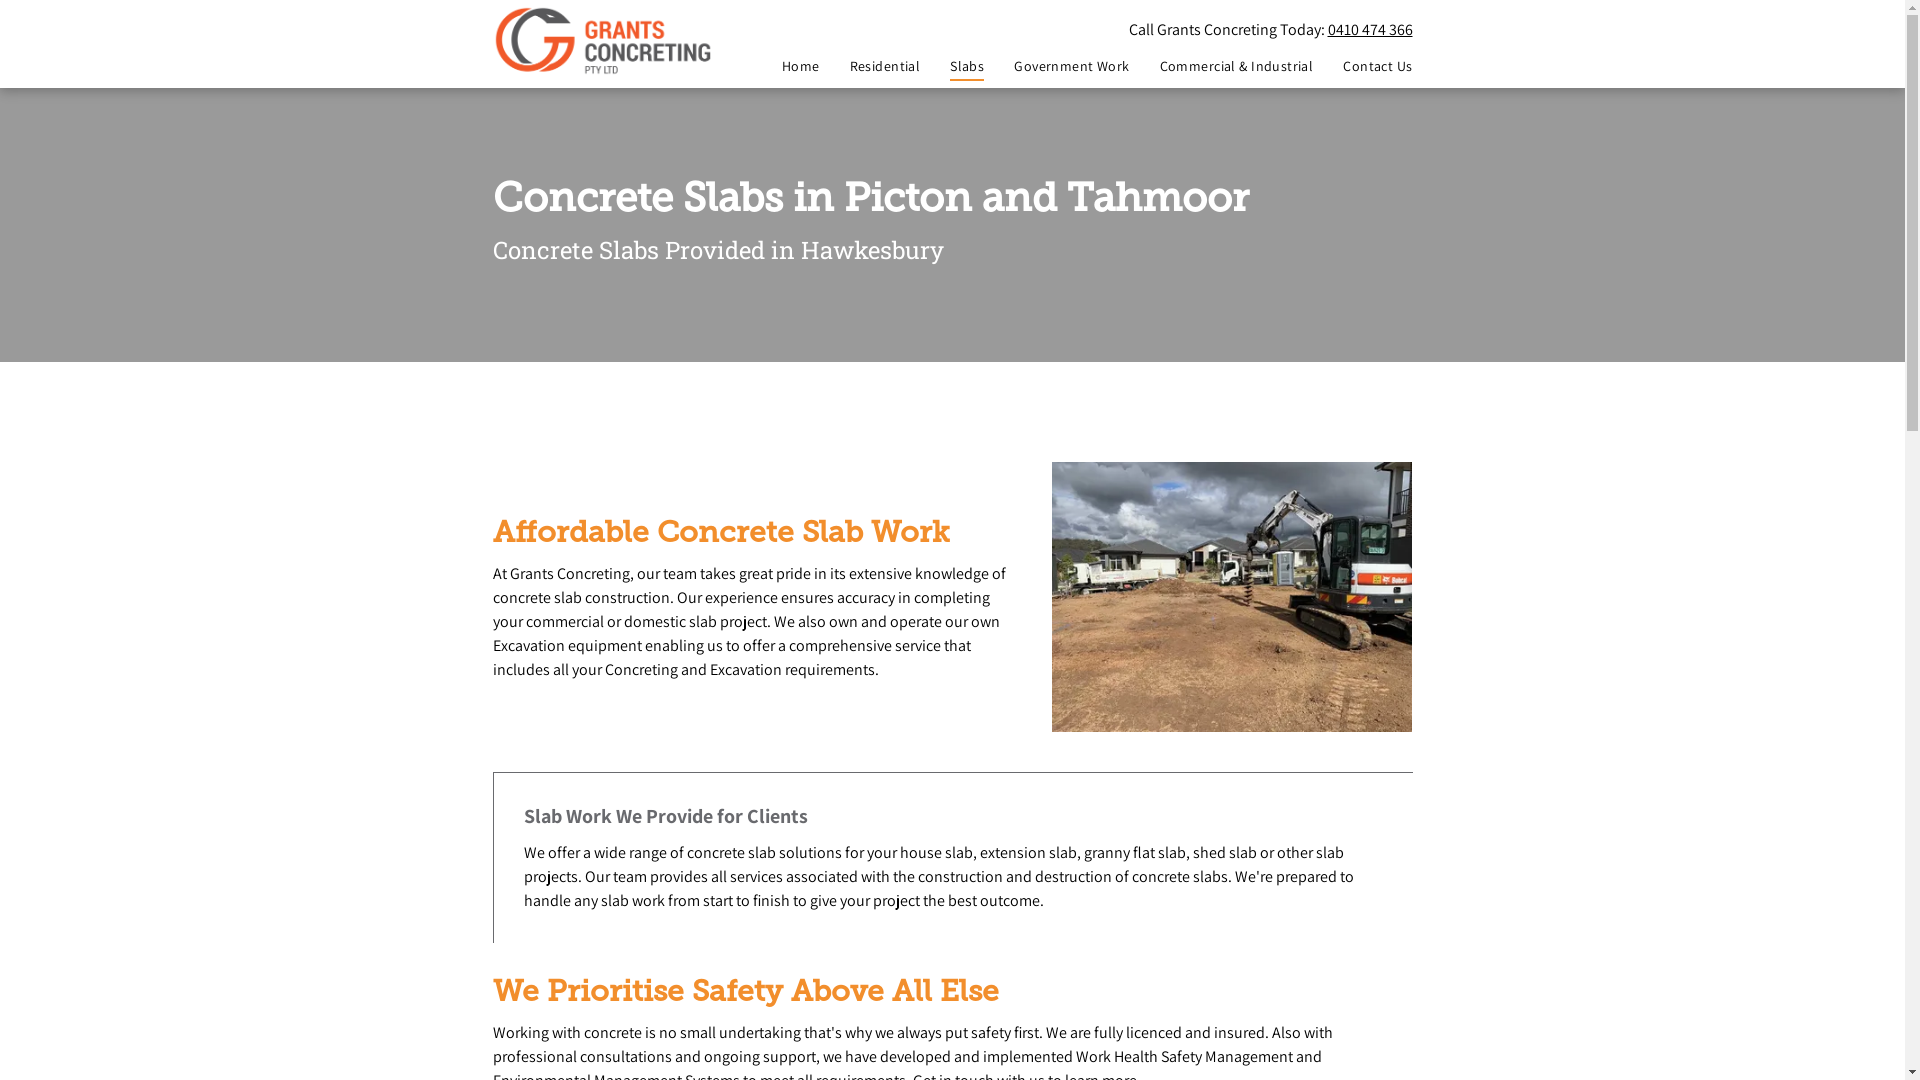 The width and height of the screenshot is (1920, 1080). I want to click on 'Home', so click(785, 65).